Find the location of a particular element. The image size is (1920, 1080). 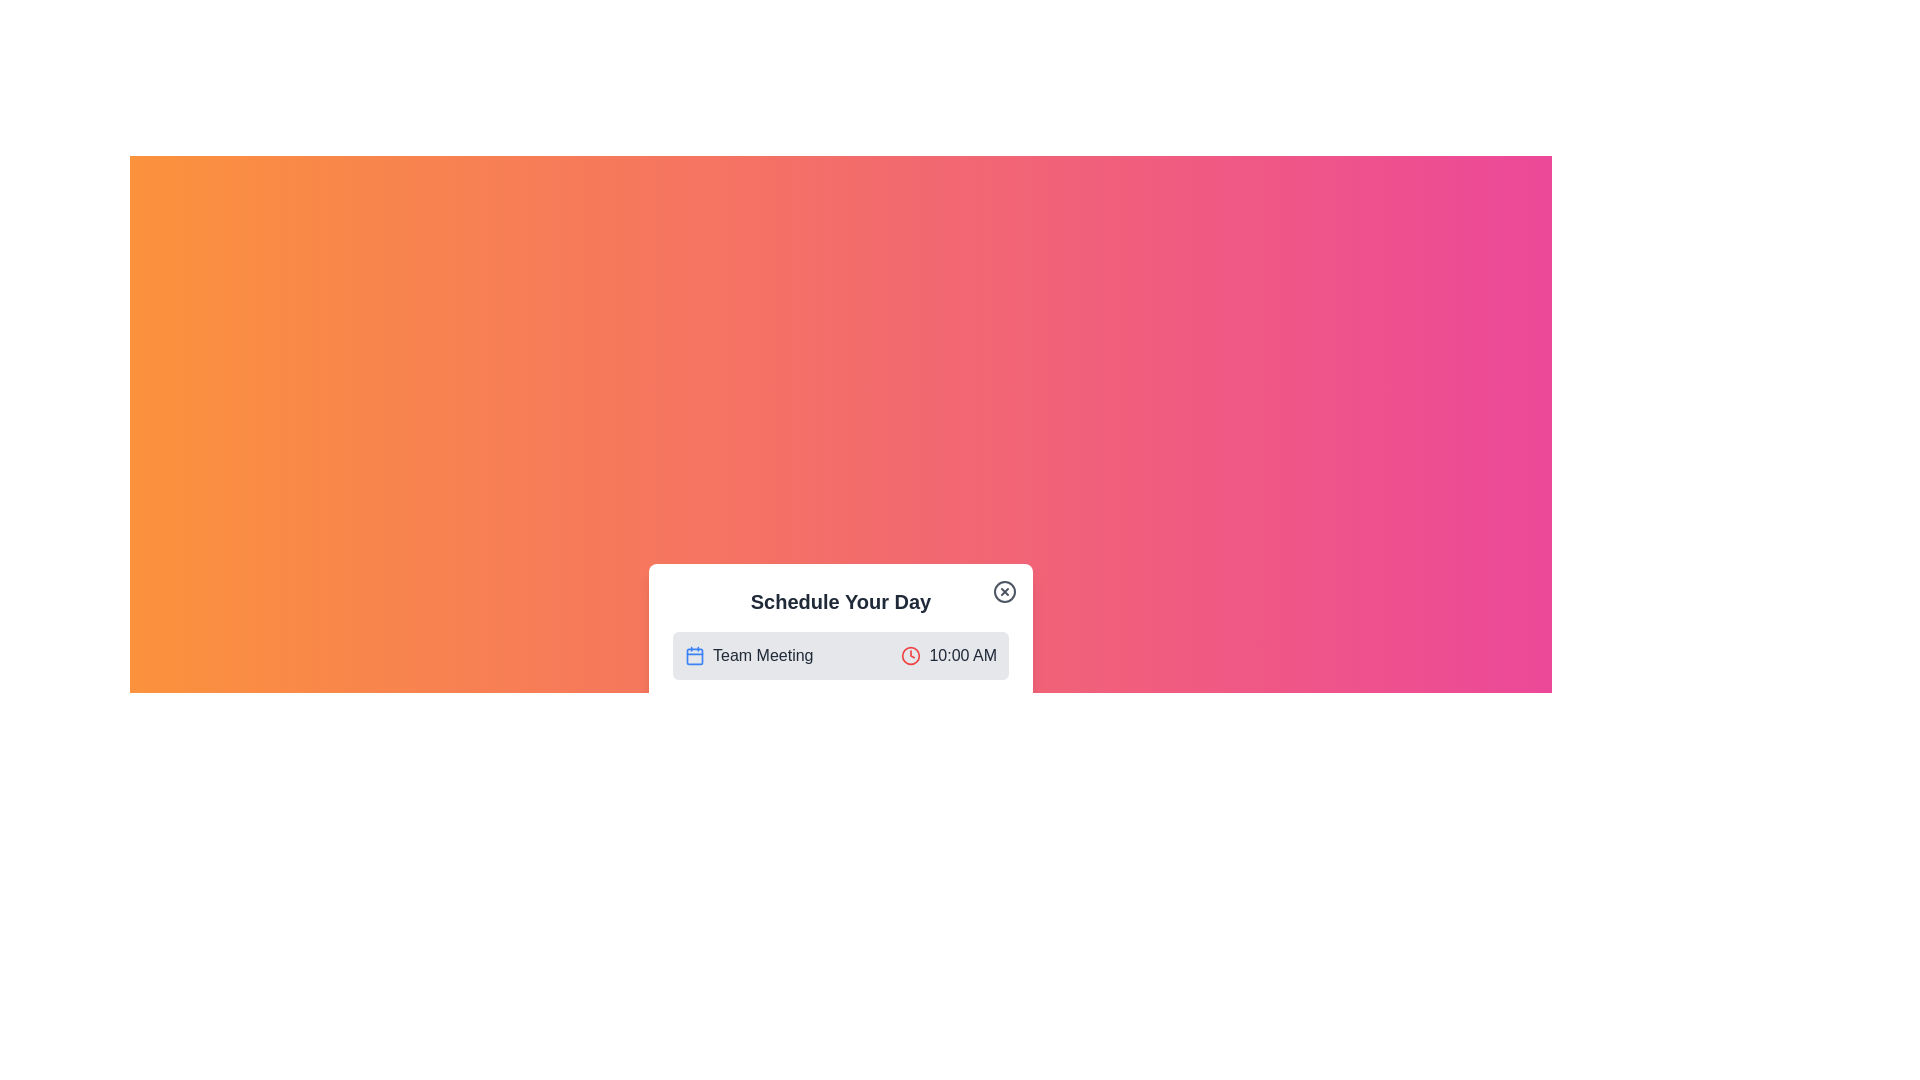

the text label that displays 'Team Meeting', which is styled with a clean sans-serif font and is located within a pop-up card titled 'Schedule Your Day' is located at coordinates (762, 655).